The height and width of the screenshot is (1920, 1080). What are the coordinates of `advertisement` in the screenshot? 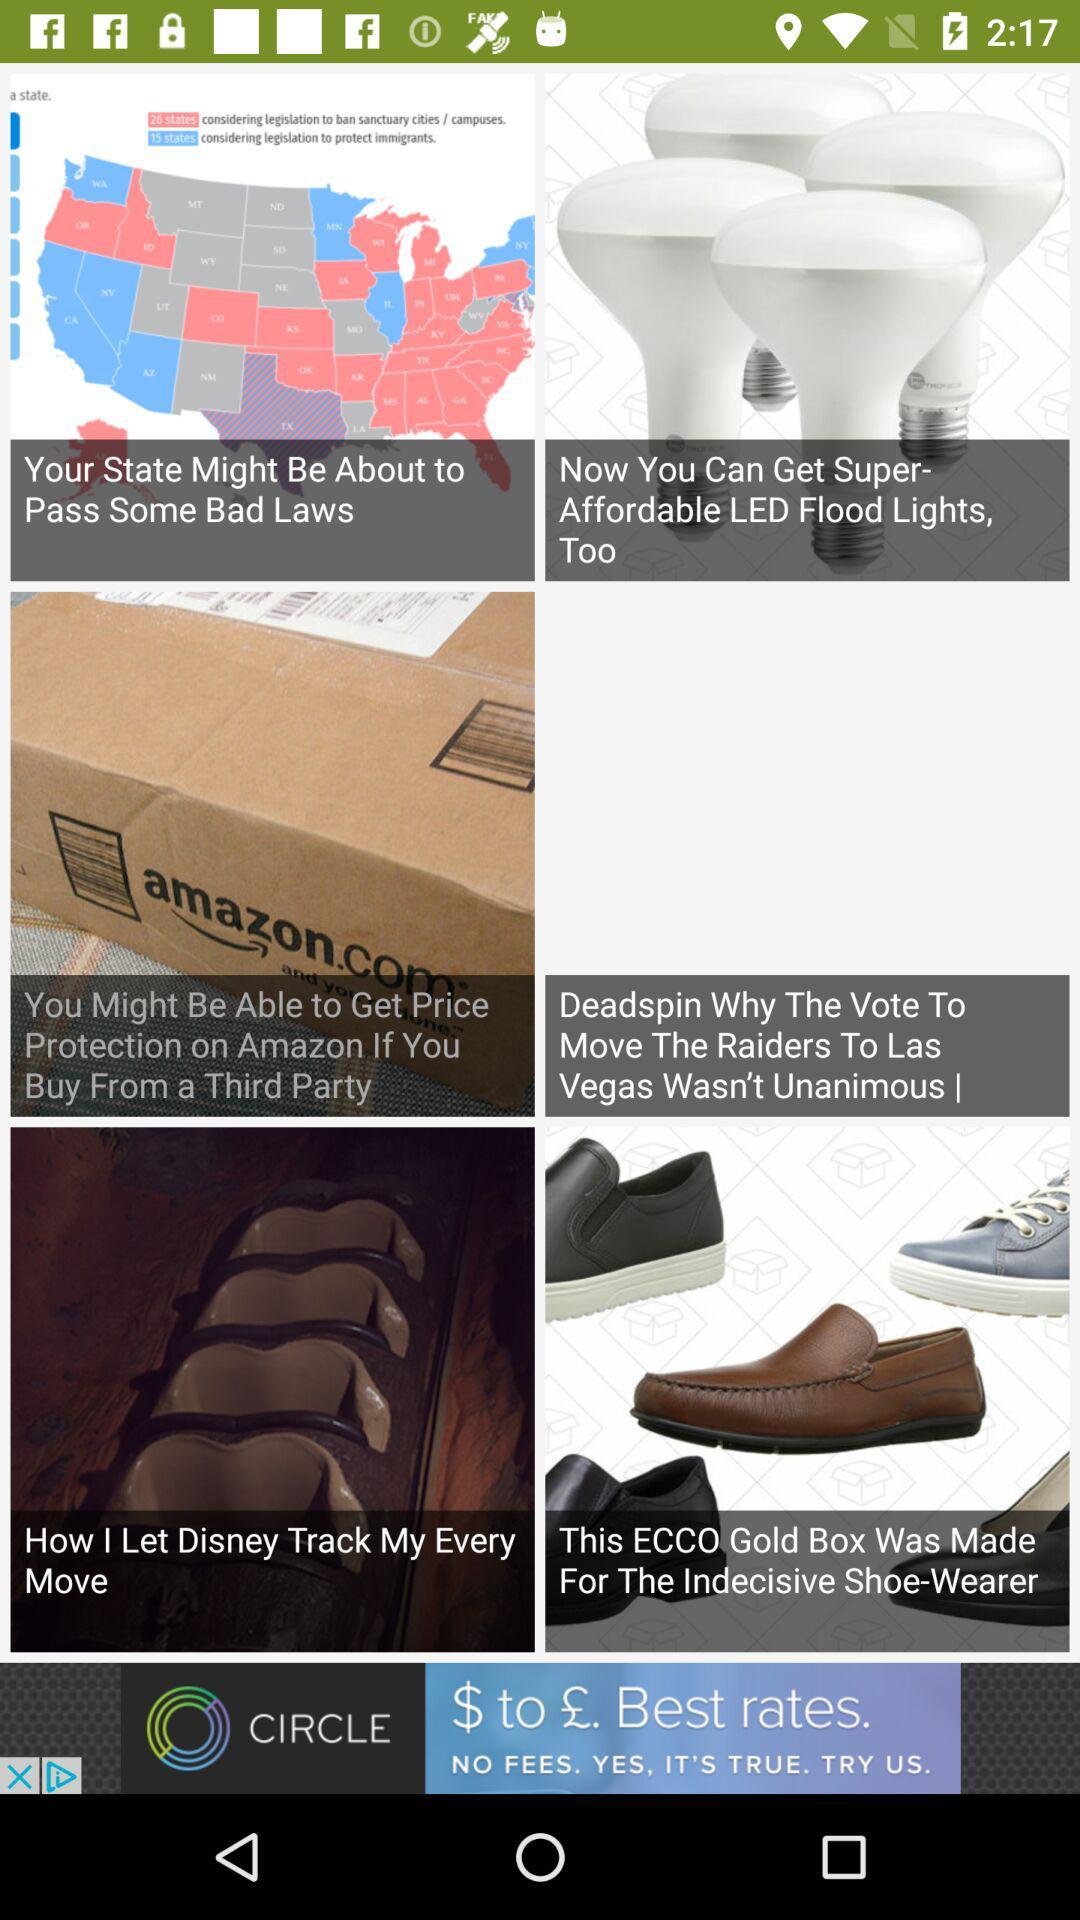 It's located at (540, 1727).